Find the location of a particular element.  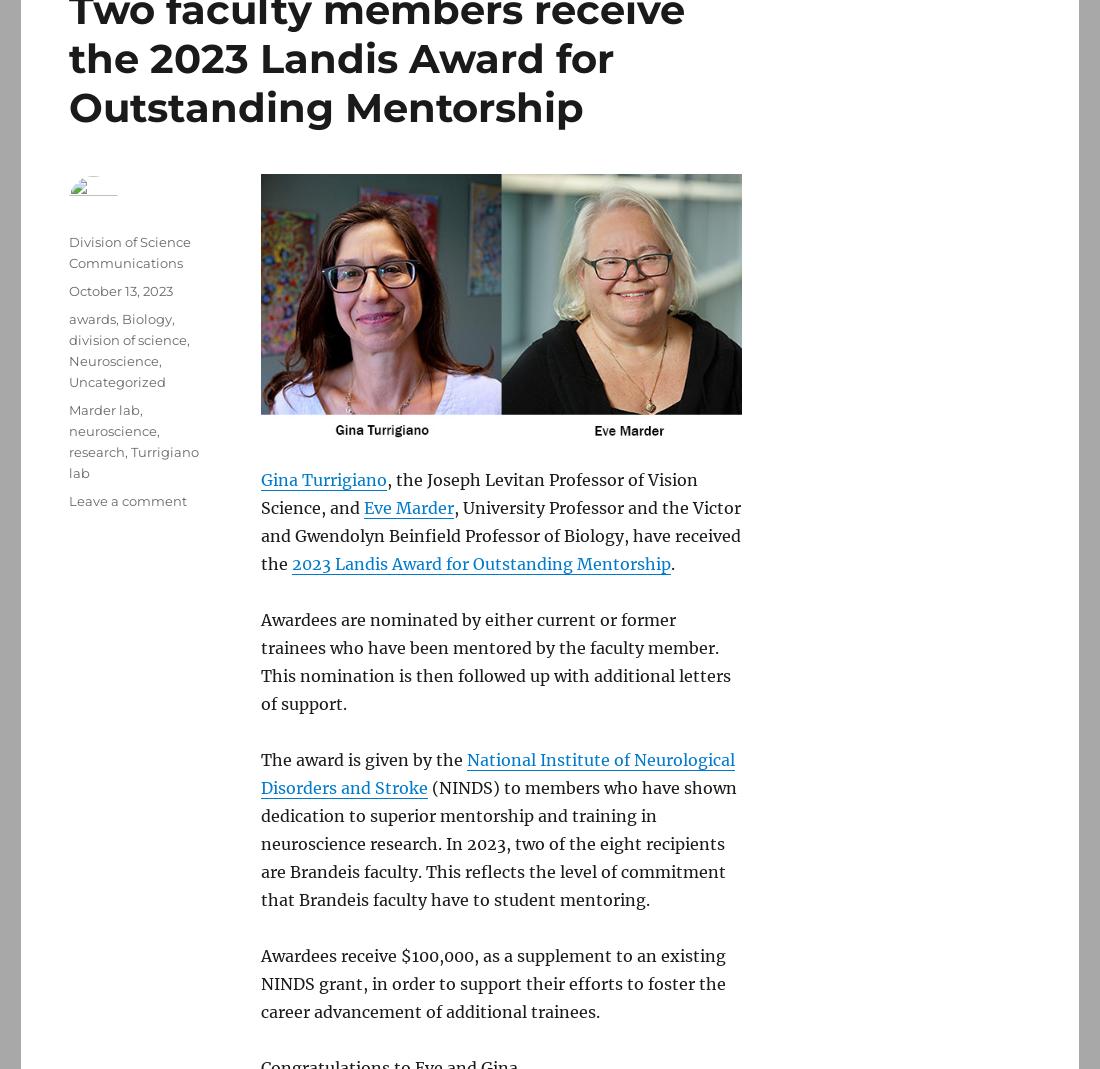

'Leave a comment' is located at coordinates (128, 500).